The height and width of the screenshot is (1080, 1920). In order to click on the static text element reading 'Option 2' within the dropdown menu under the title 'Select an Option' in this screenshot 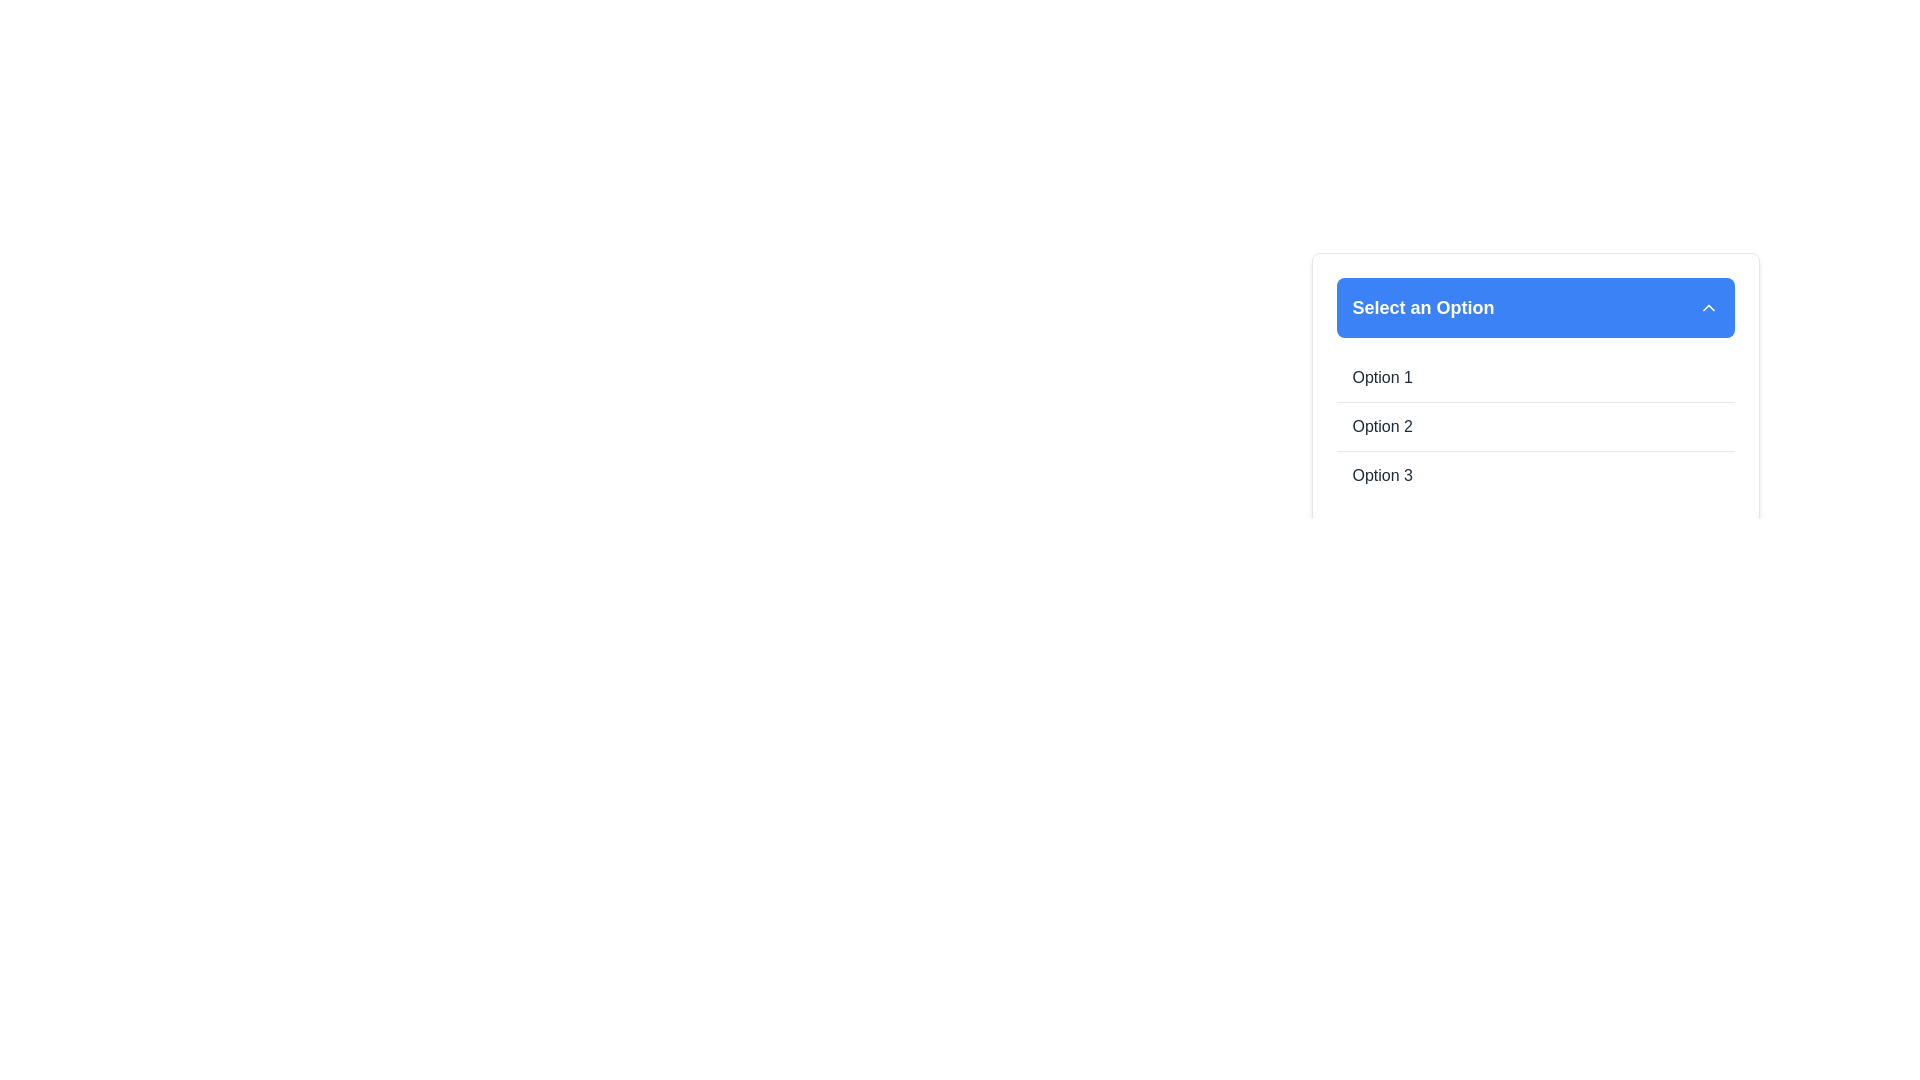, I will do `click(1381, 426)`.